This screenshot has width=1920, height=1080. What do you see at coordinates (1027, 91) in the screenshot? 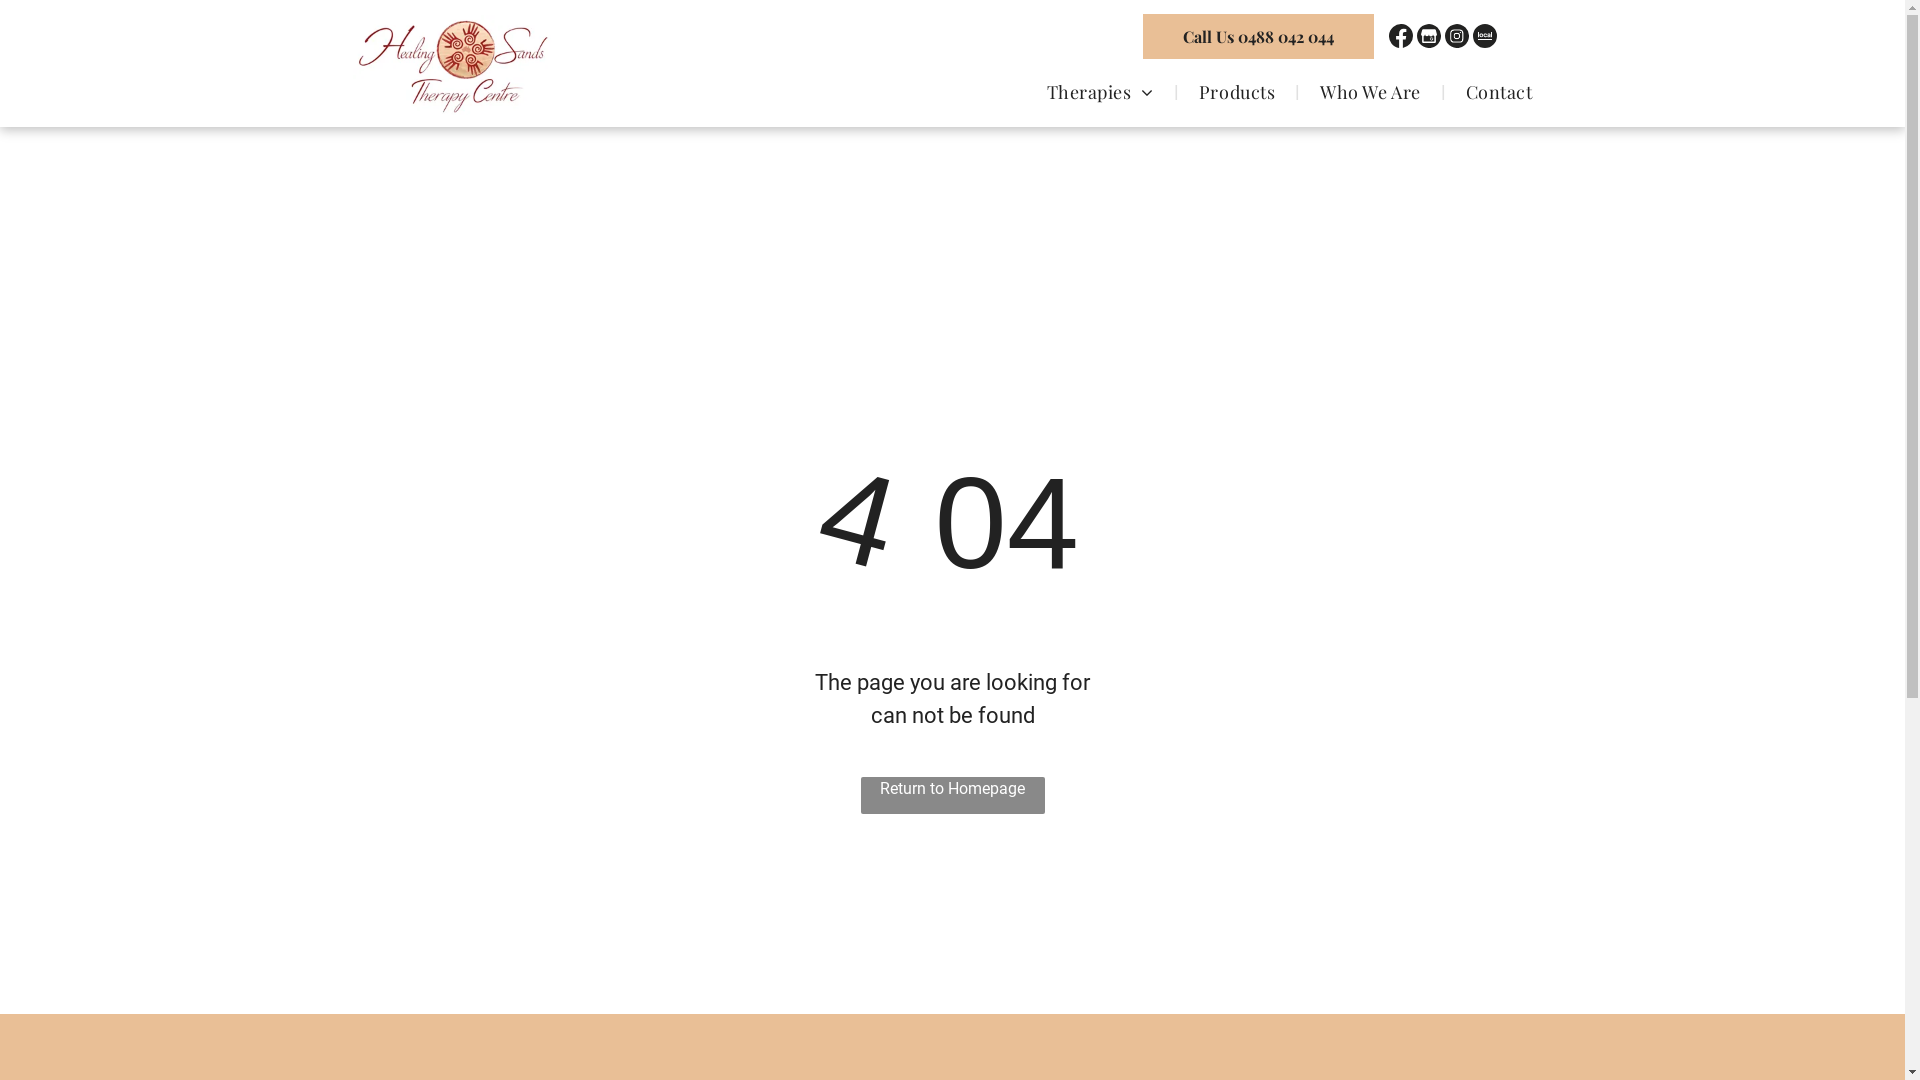
I see `'Therapies'` at bounding box center [1027, 91].